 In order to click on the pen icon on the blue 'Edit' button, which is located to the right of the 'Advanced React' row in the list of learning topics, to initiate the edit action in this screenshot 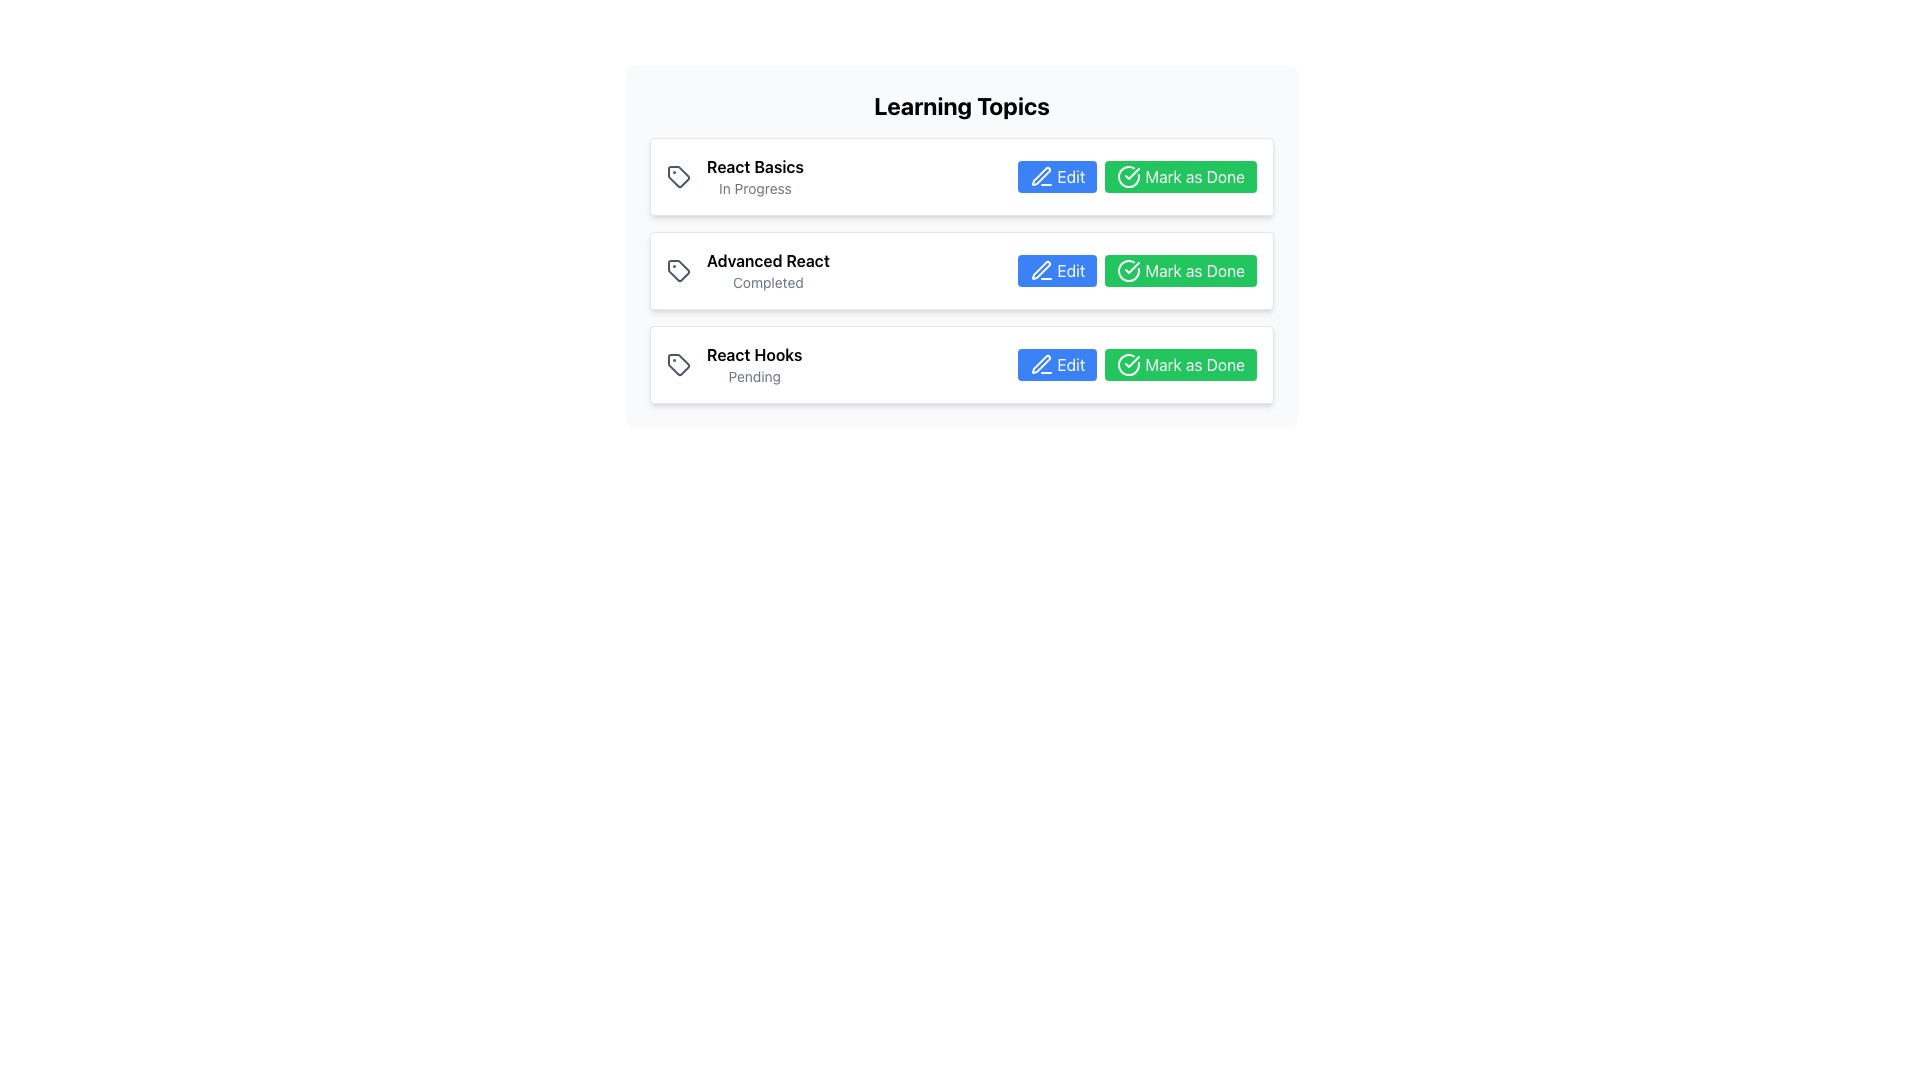, I will do `click(1040, 270)`.